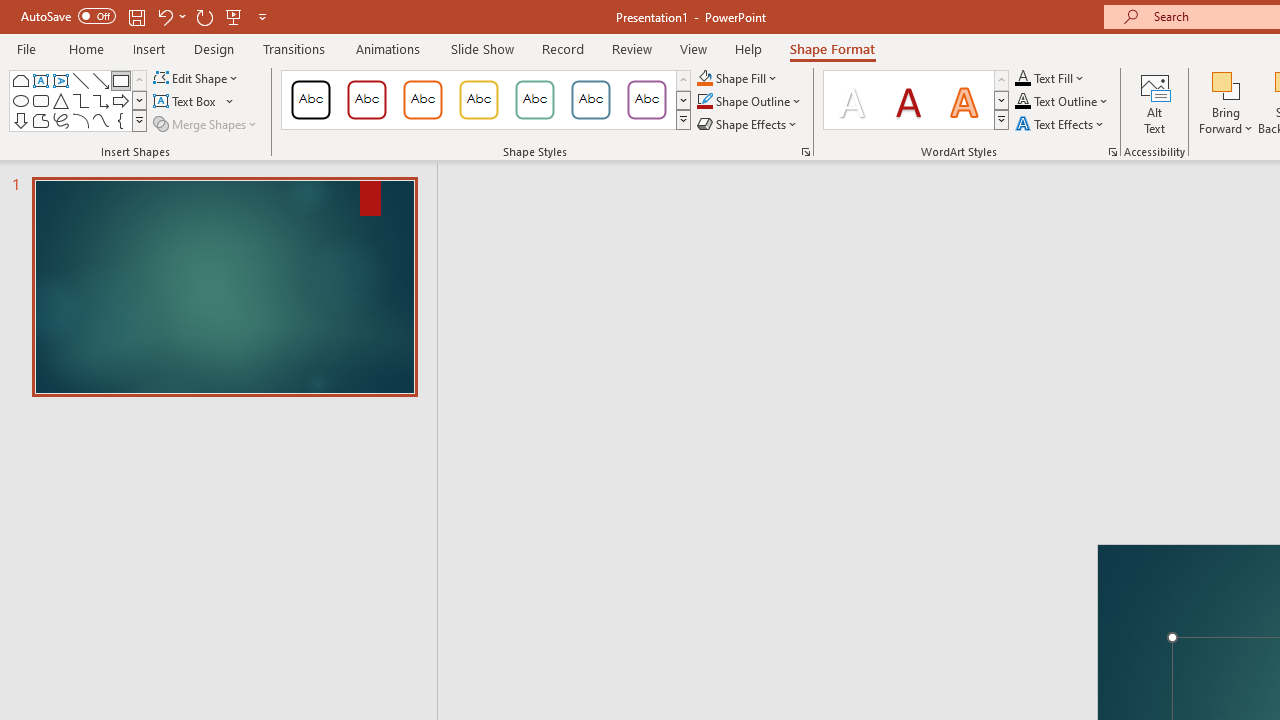 This screenshot has height=720, width=1280. I want to click on 'Arrow: Down', so click(21, 120).